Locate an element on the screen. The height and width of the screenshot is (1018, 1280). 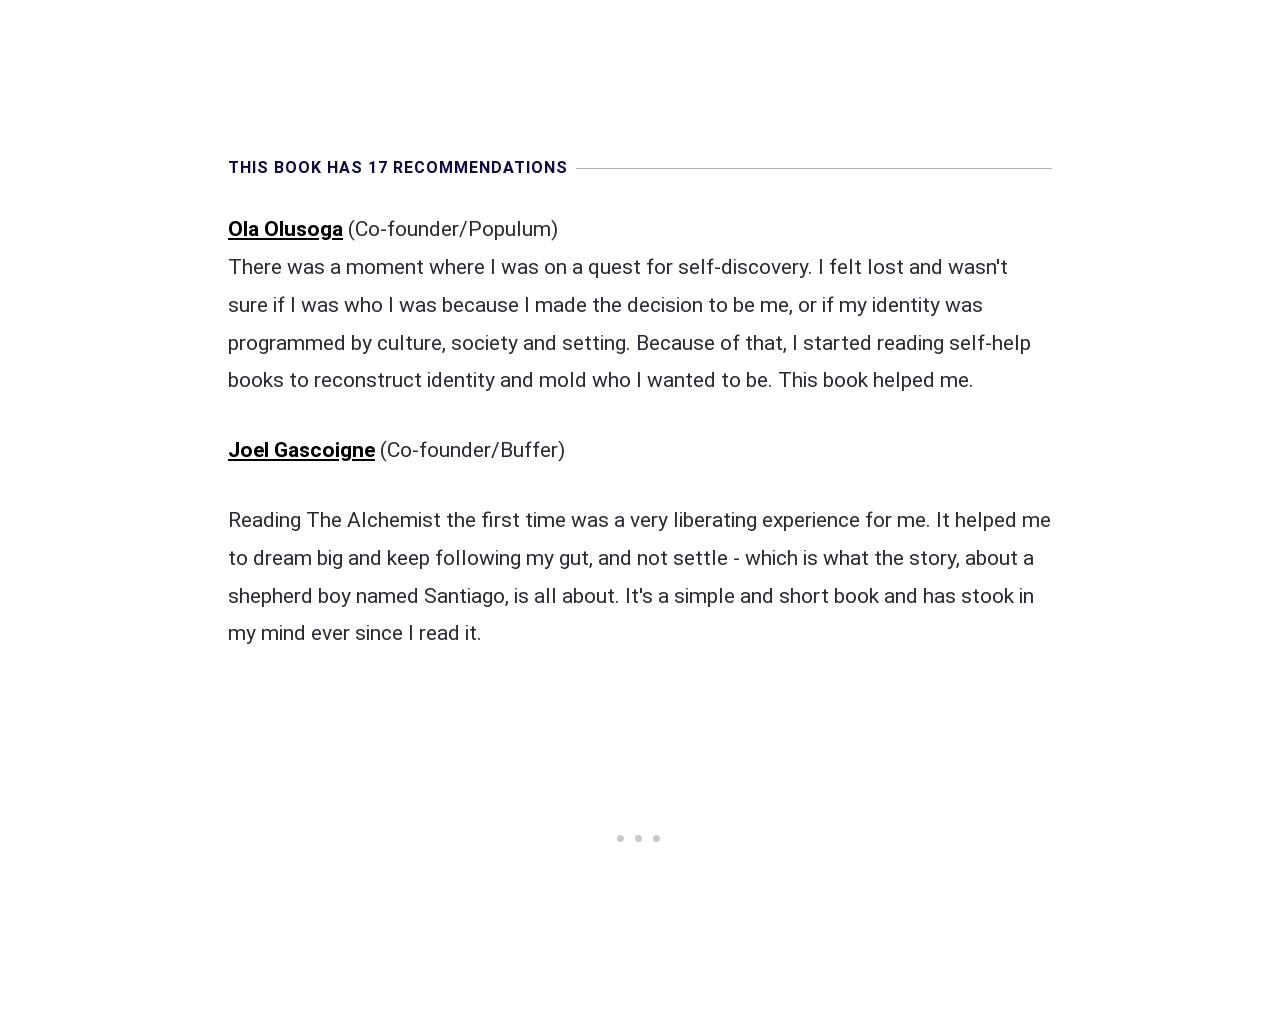
'(Founder/Anatomonics)' is located at coordinates (491, 862).